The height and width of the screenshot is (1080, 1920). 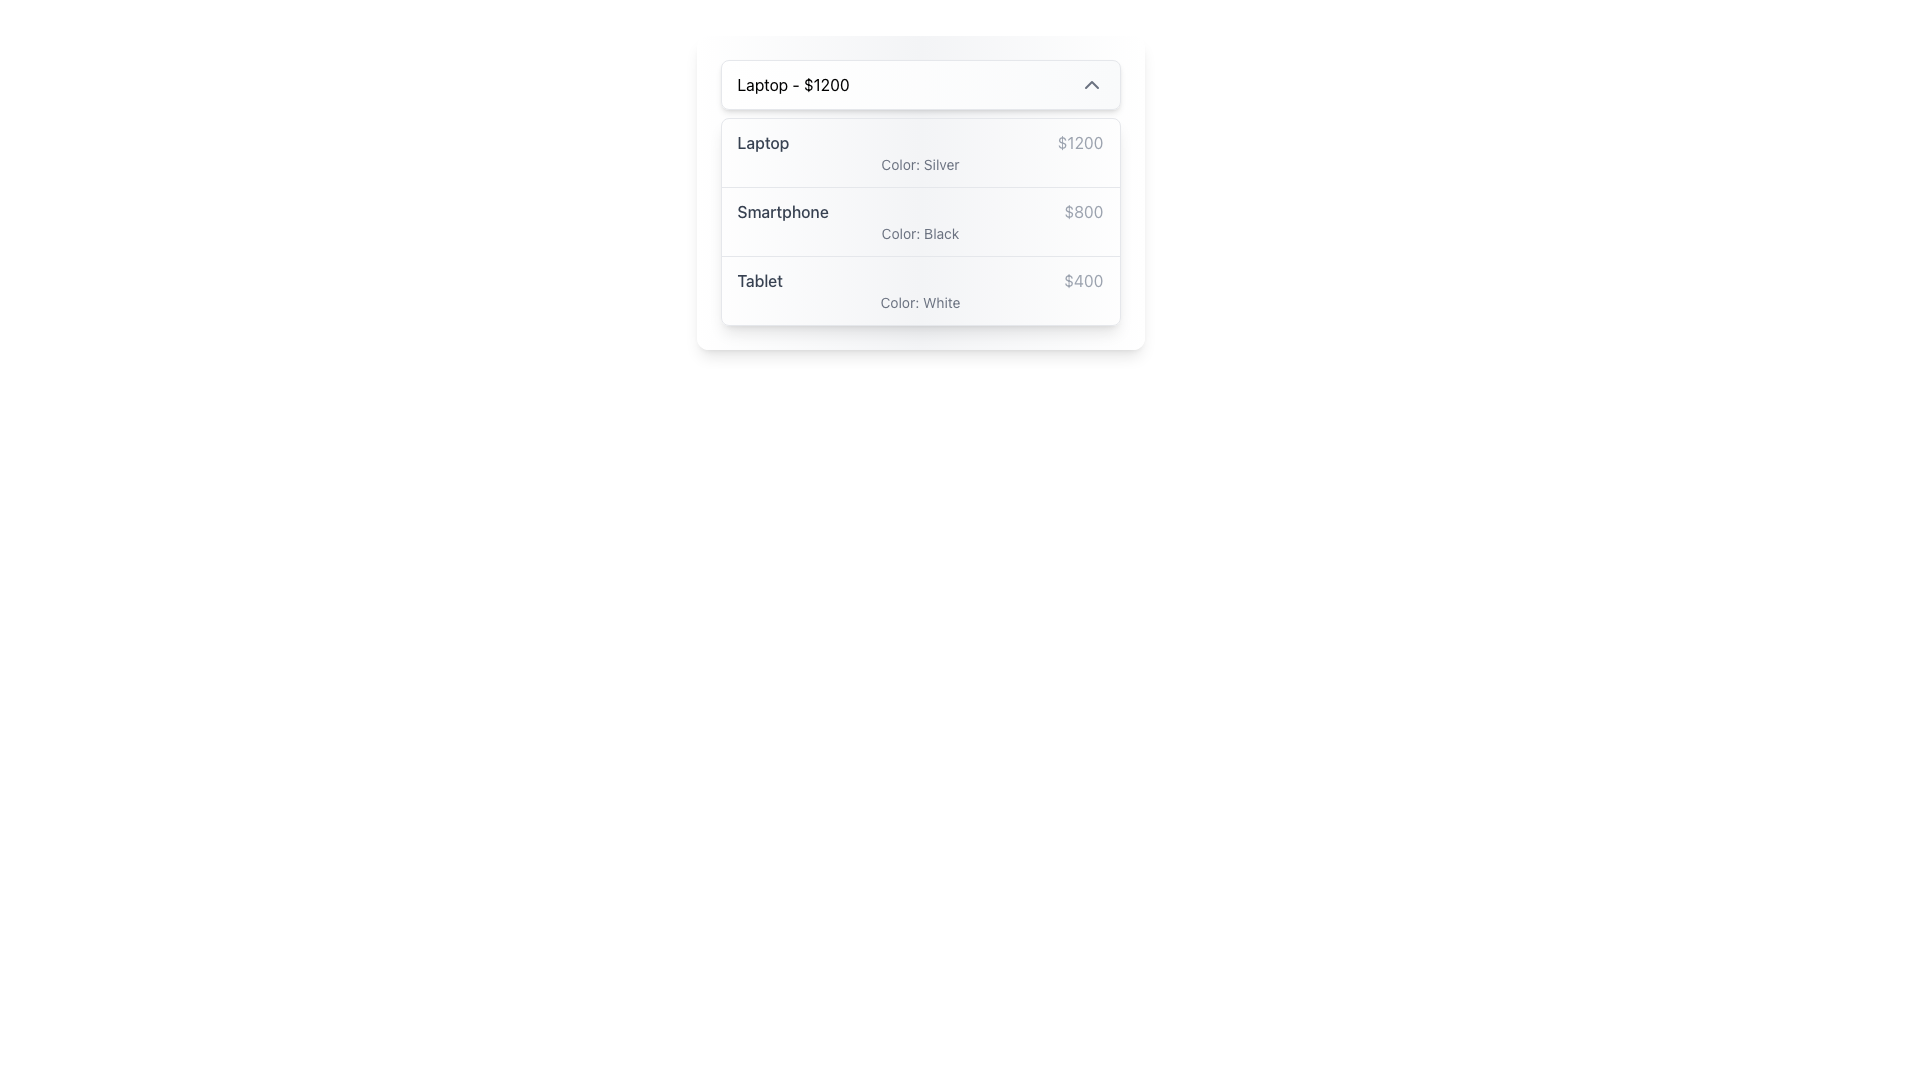 I want to click on the non-interactive informational text displaying the price of the 'Tablet' item, located in the third row of the dropdown, aligned to the right of the 'Tablet' label, so click(x=1082, y=281).